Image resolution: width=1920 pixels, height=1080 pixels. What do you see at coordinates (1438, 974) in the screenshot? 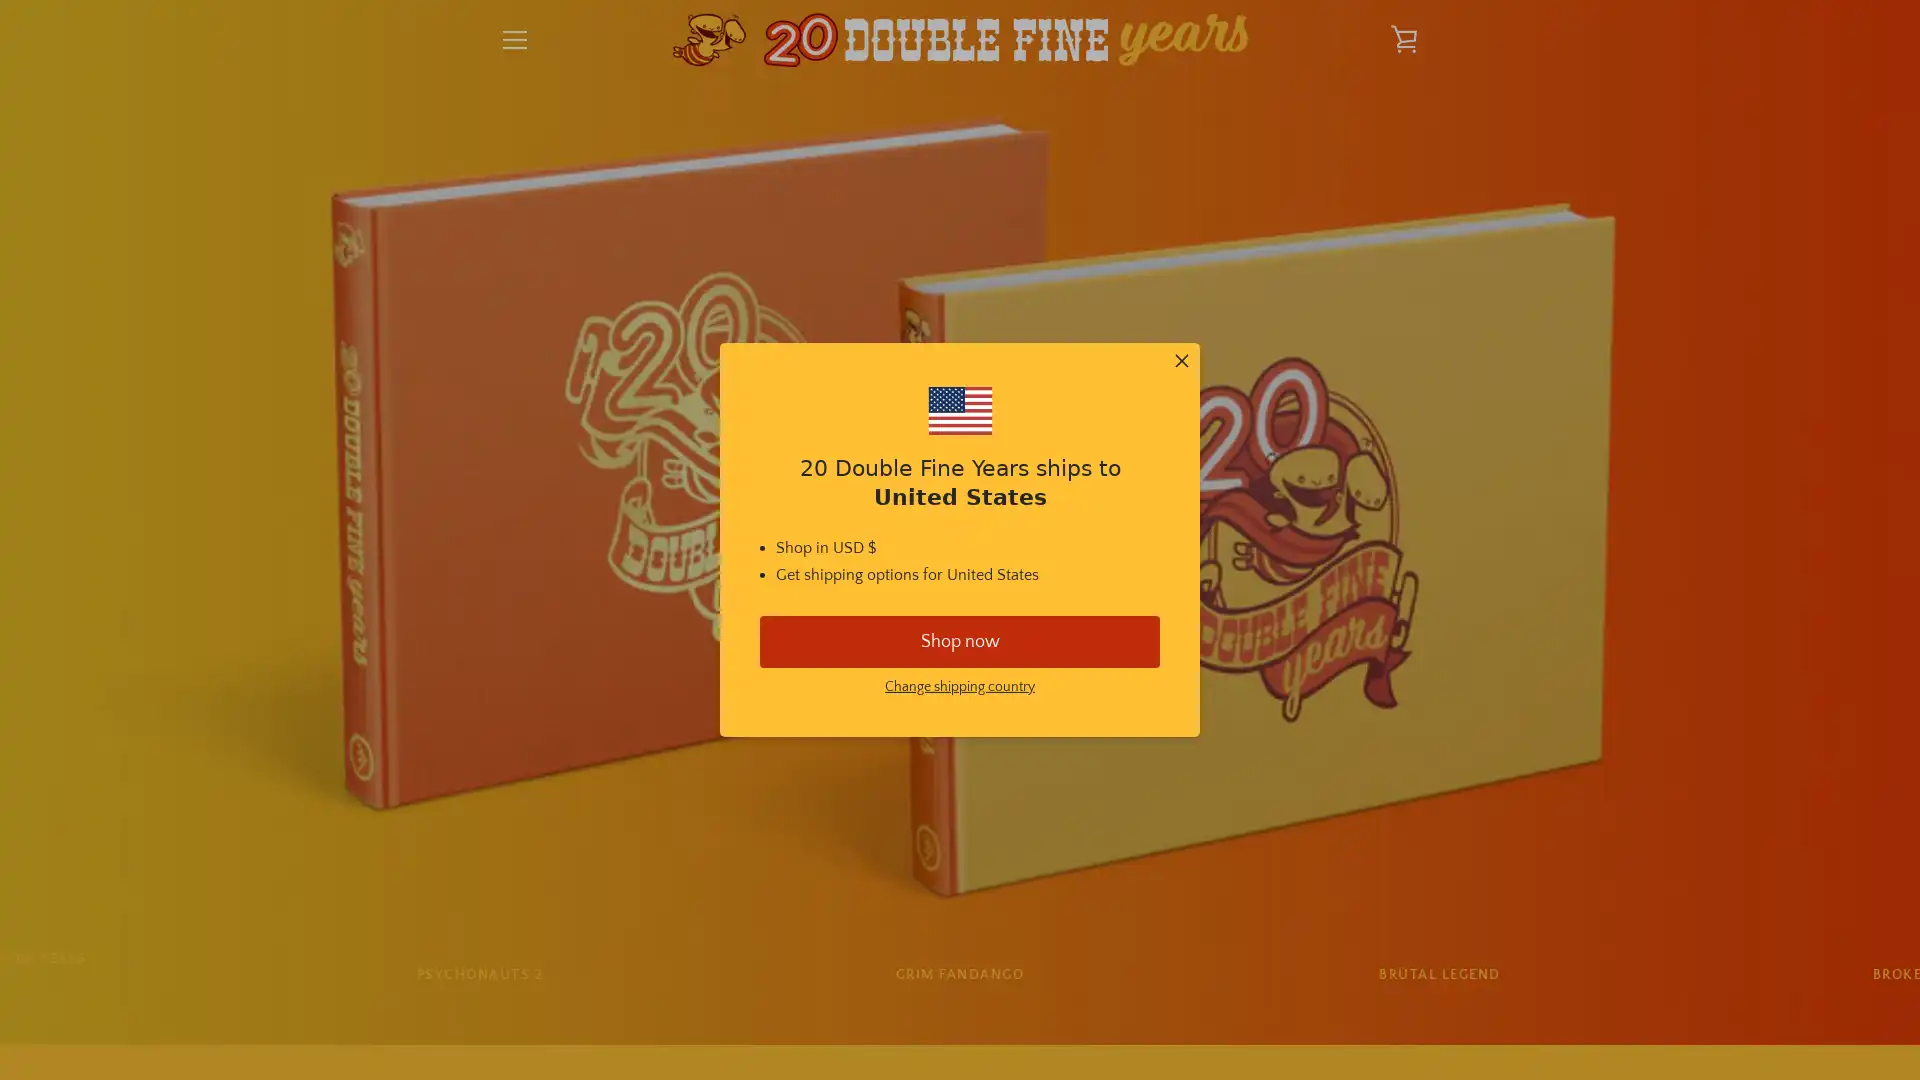
I see `SLIDE 4 BRUTAL LEGEND` at bounding box center [1438, 974].